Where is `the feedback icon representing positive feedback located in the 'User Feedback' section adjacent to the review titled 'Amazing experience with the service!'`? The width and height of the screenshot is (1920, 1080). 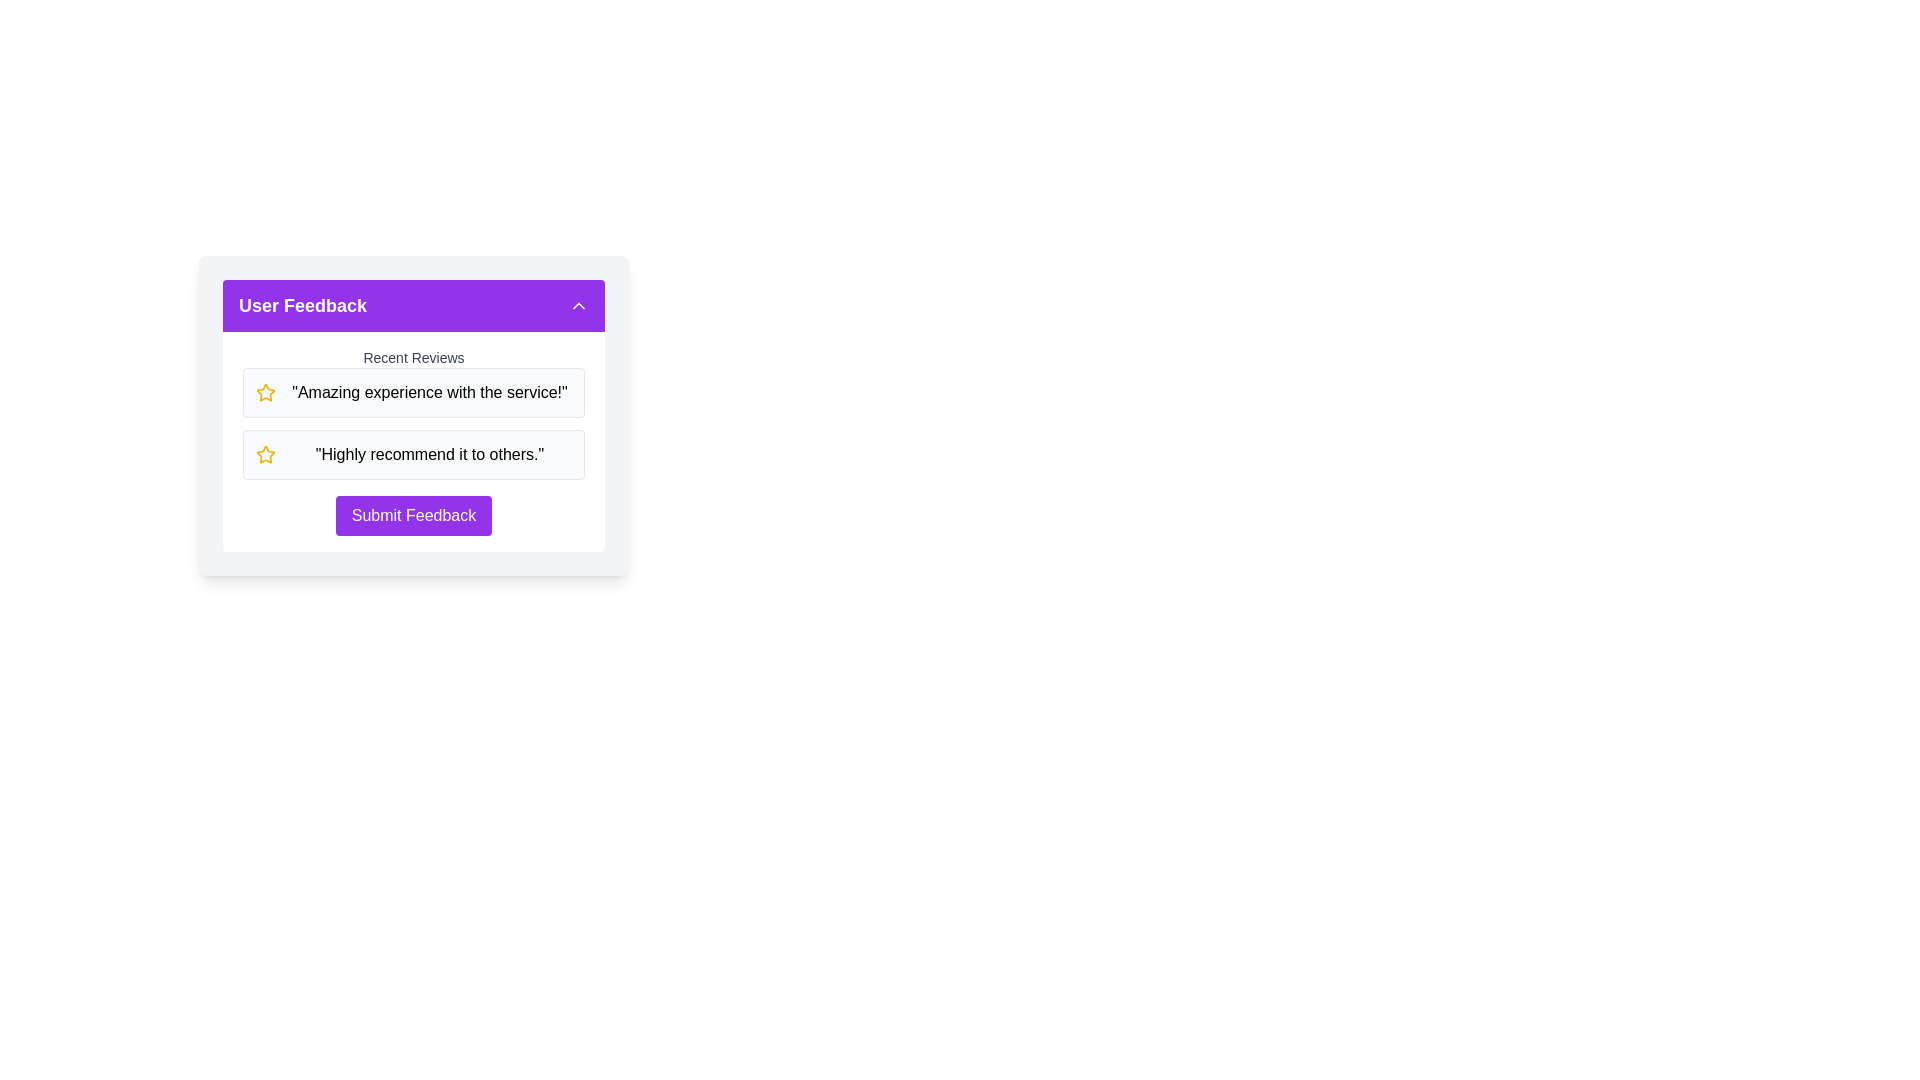
the feedback icon representing positive feedback located in the 'User Feedback' section adjacent to the review titled 'Amazing experience with the service!' is located at coordinates (263, 454).